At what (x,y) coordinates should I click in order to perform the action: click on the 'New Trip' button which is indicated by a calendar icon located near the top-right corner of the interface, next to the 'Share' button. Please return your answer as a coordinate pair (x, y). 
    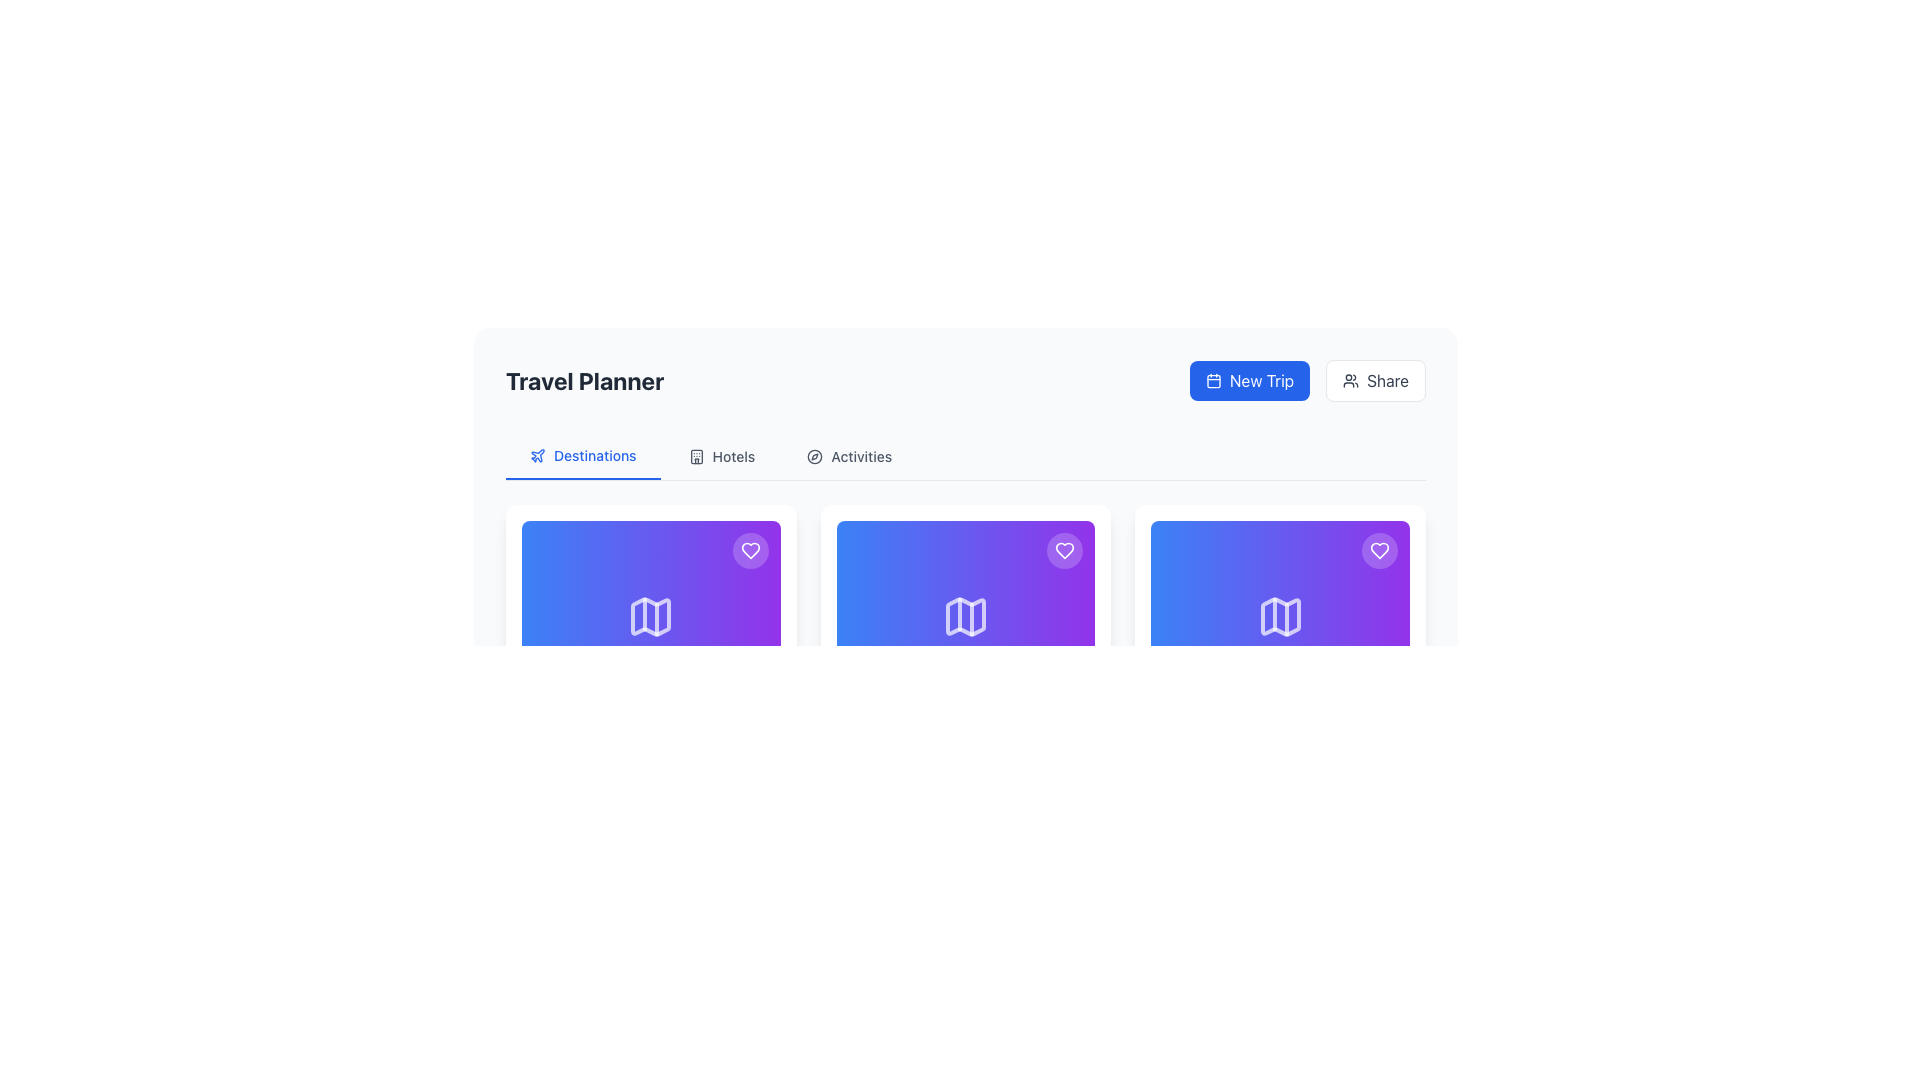
    Looking at the image, I should click on (1213, 381).